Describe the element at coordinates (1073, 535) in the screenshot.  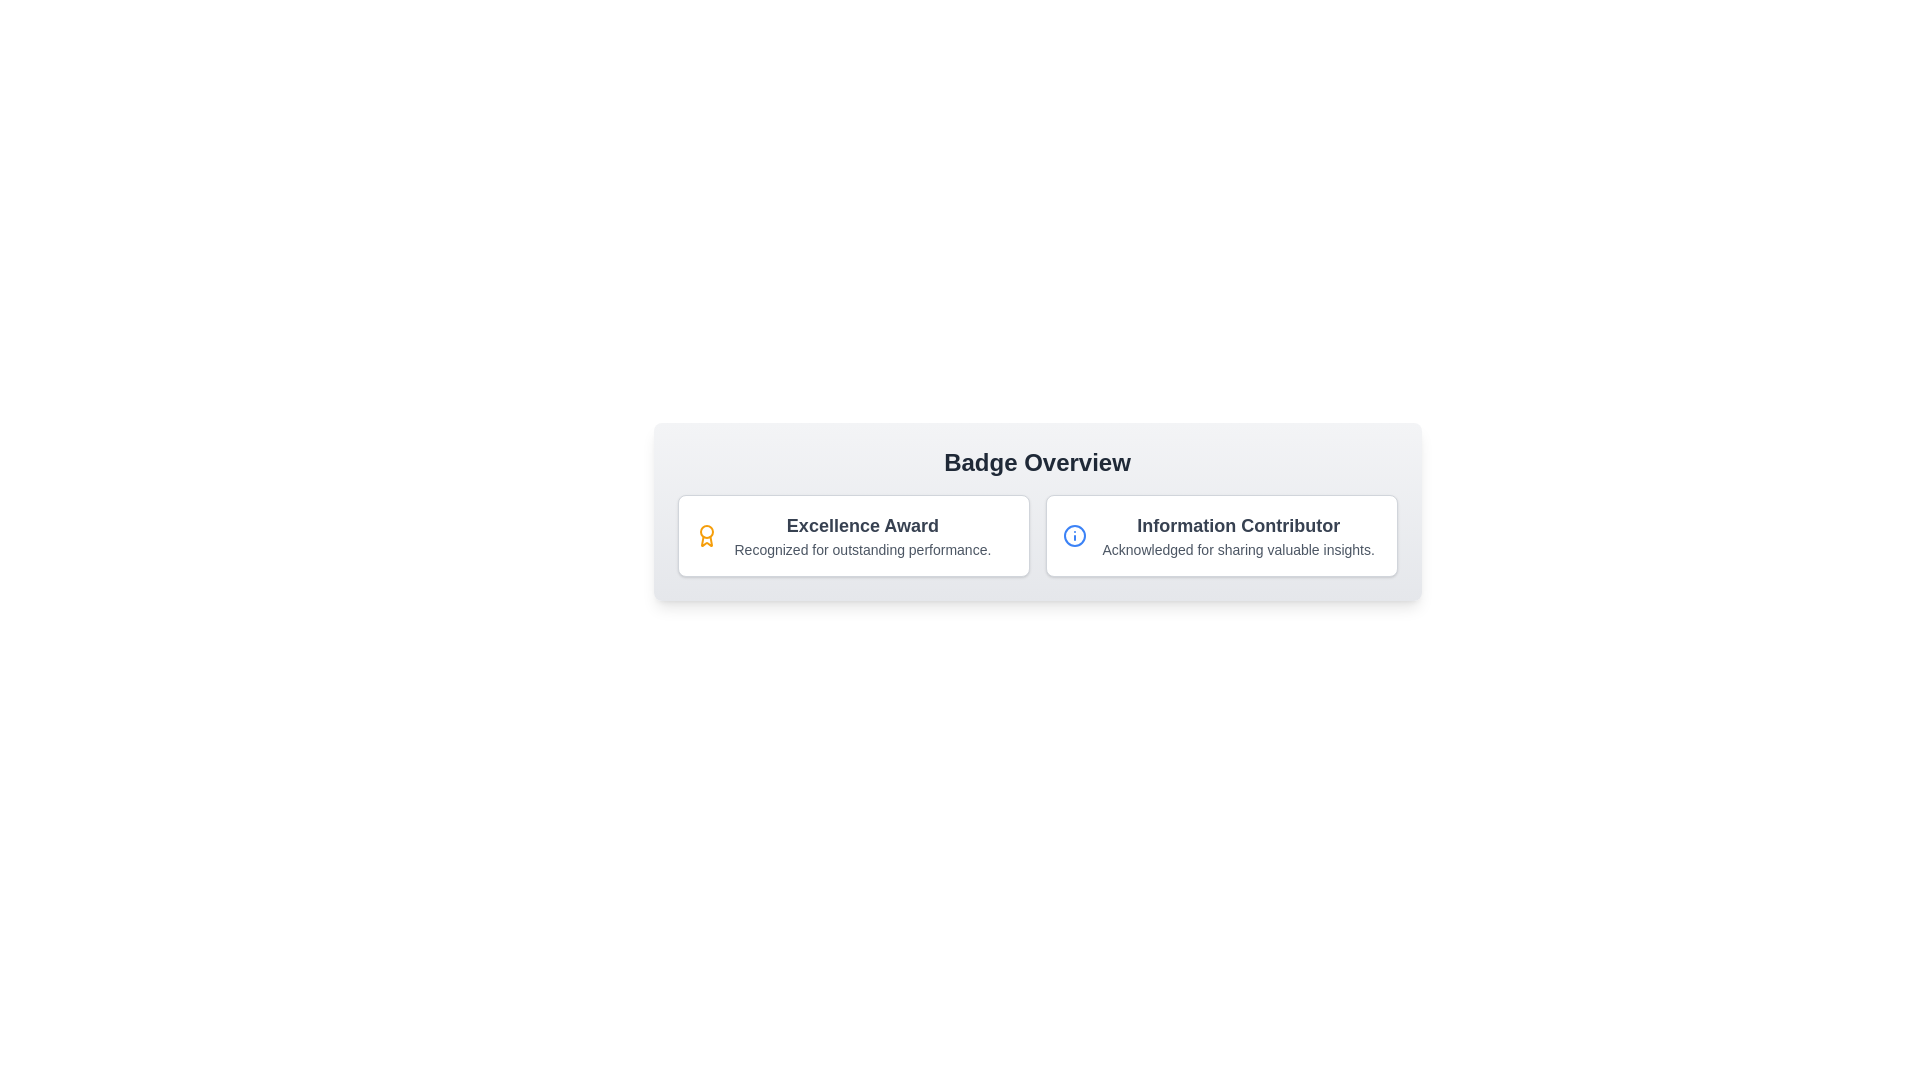
I see `the blue circular icon with a white 'i' symbol representing information, located to the left of the text in the 'Information Contributor' badge area, the second badge from the left in the badge overview section` at that location.